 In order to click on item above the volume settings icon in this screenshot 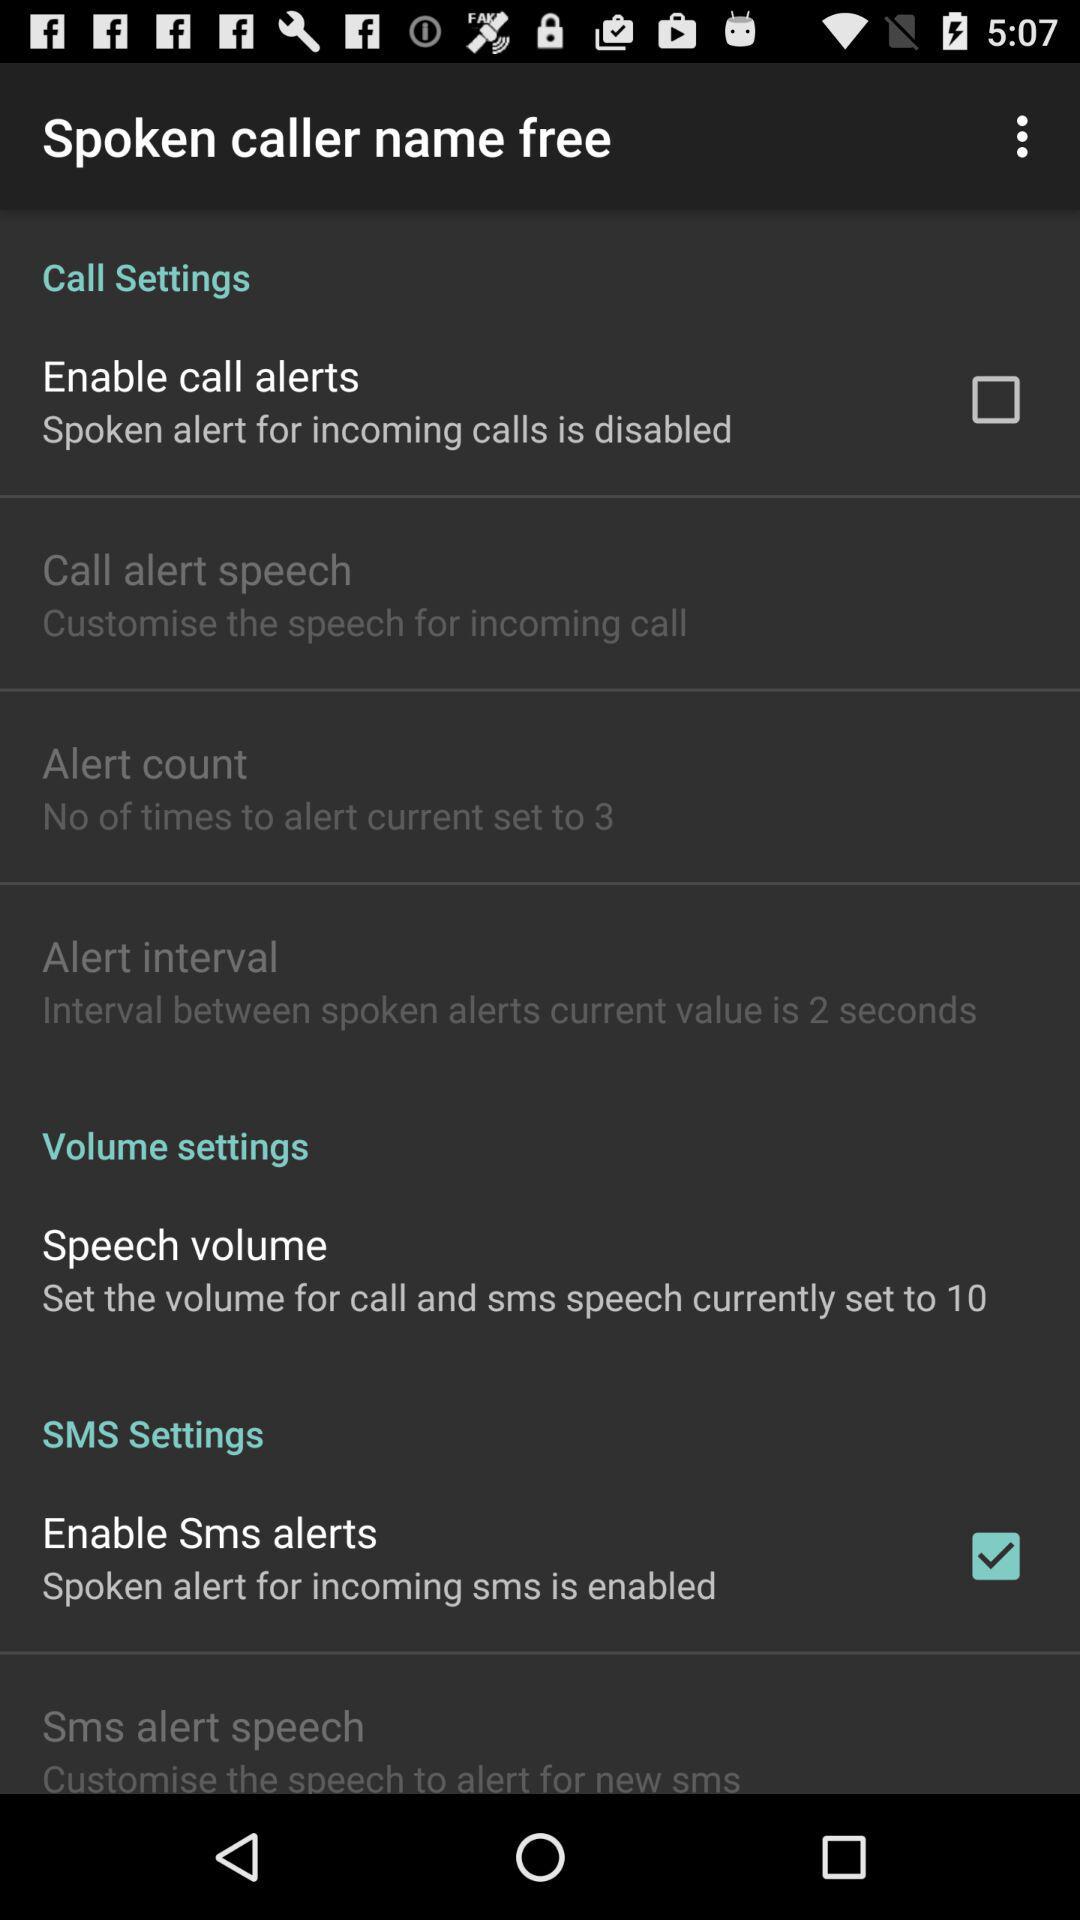, I will do `click(508, 1008)`.